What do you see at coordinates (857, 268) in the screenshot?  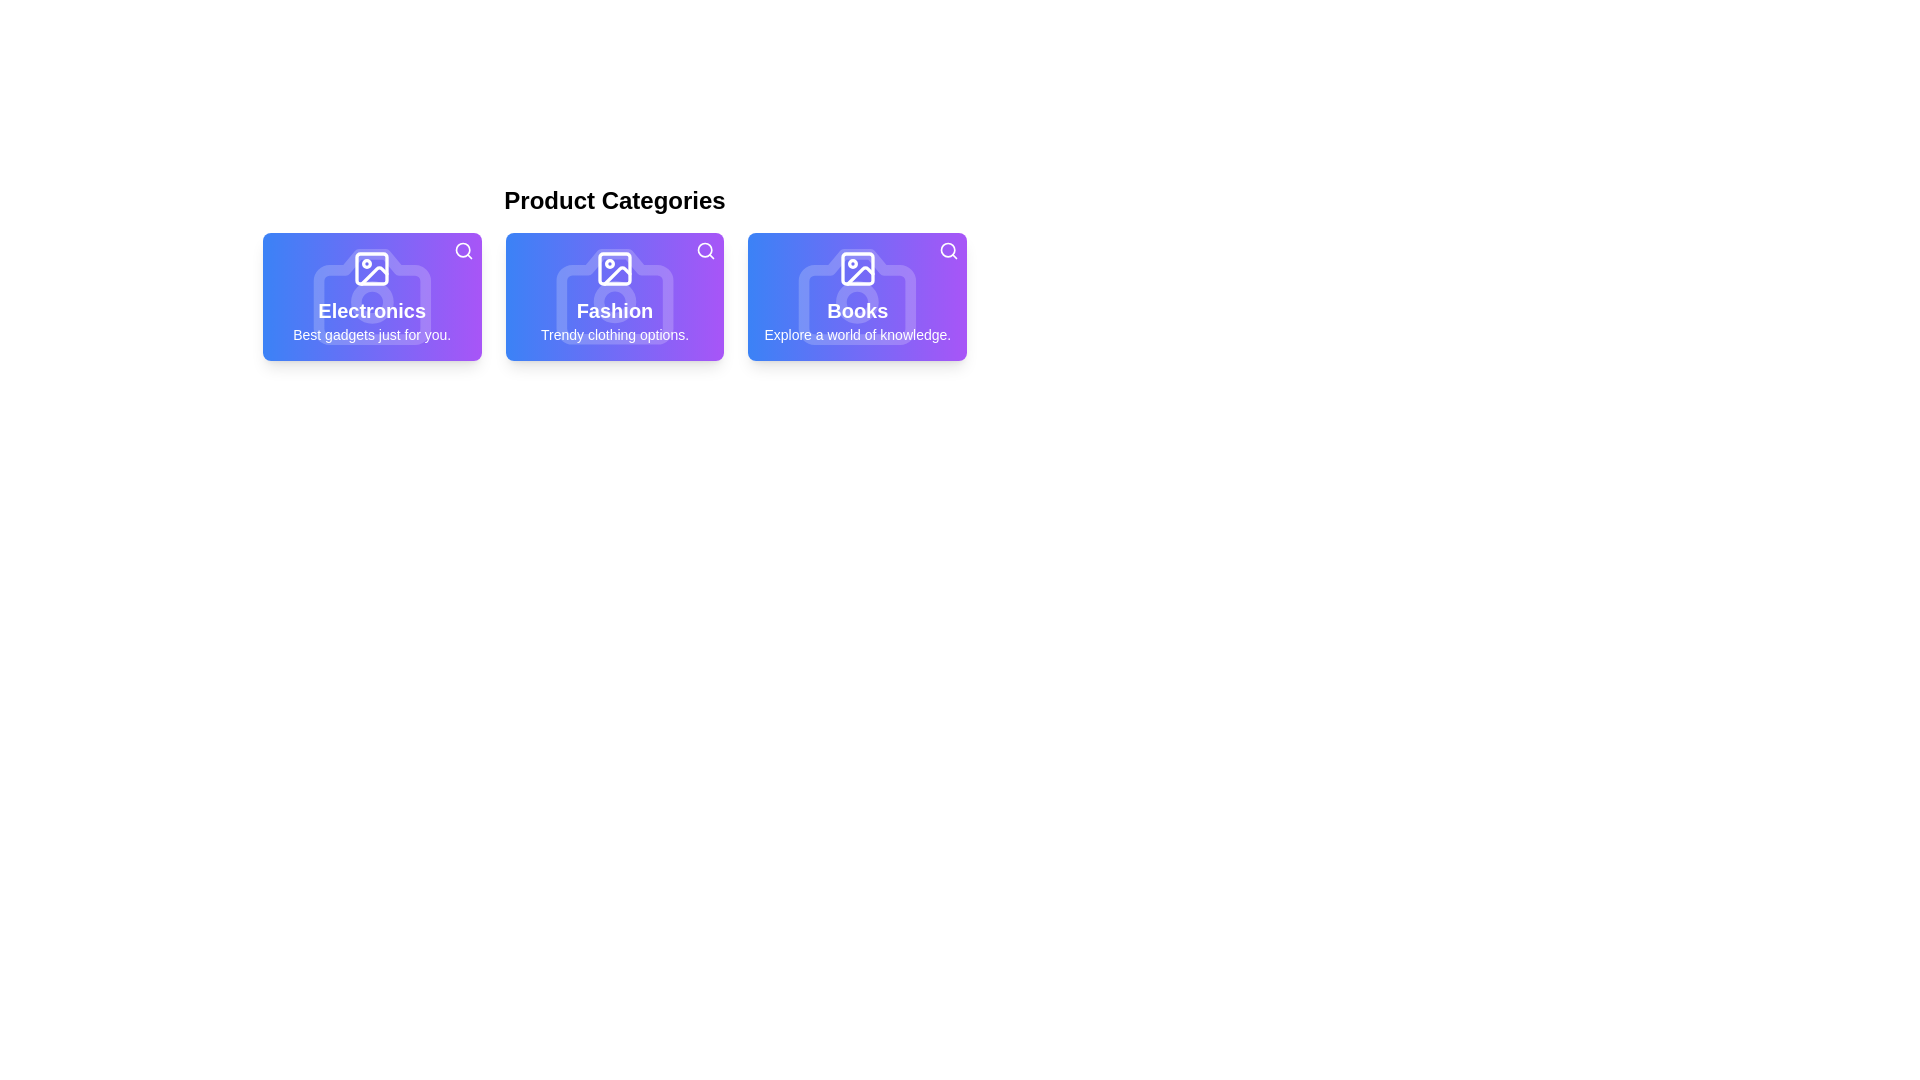 I see `the 'Books' category icon located at the top-middle of the 'Books' card in the 'Product Categories' section, which visually represents the category of 'Books'` at bounding box center [857, 268].